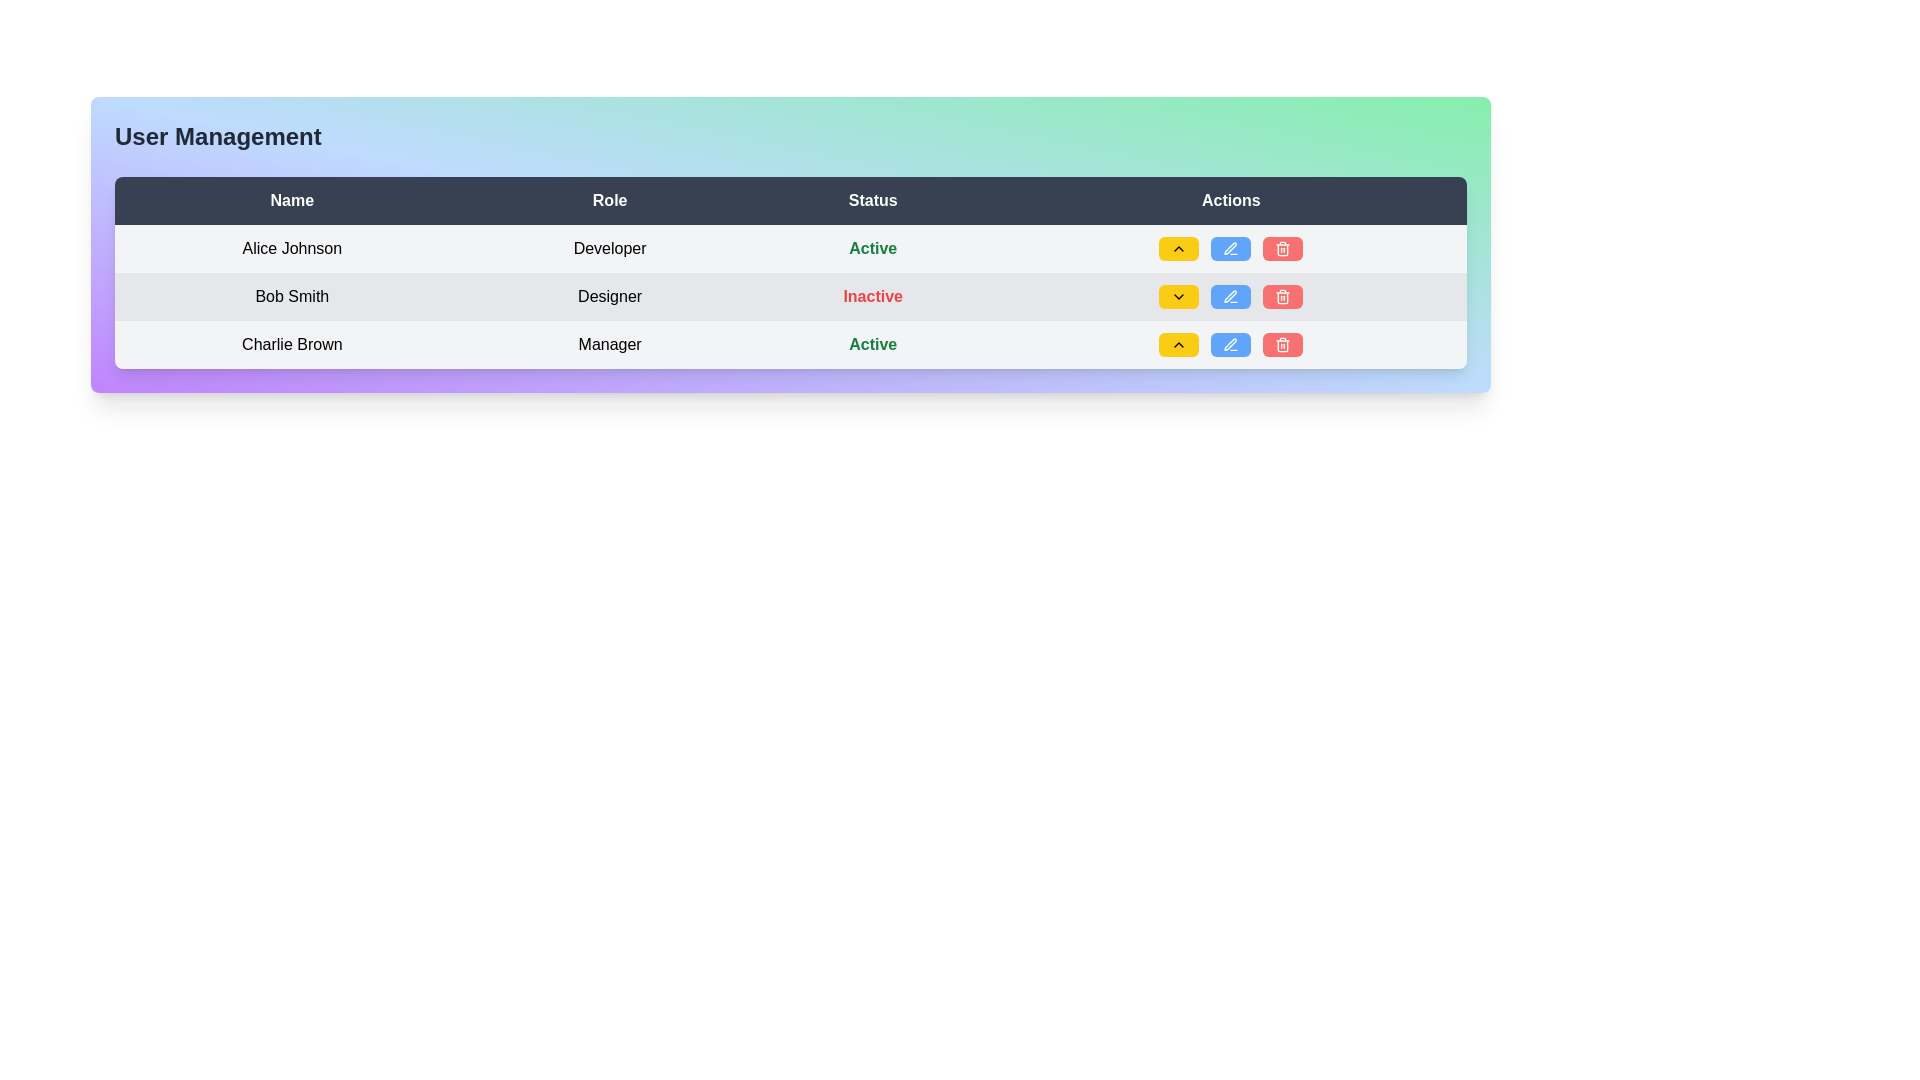  What do you see at coordinates (1230, 343) in the screenshot?
I see `the 'edit' icon in the Actions column for user 'Charlie Brown'` at bounding box center [1230, 343].